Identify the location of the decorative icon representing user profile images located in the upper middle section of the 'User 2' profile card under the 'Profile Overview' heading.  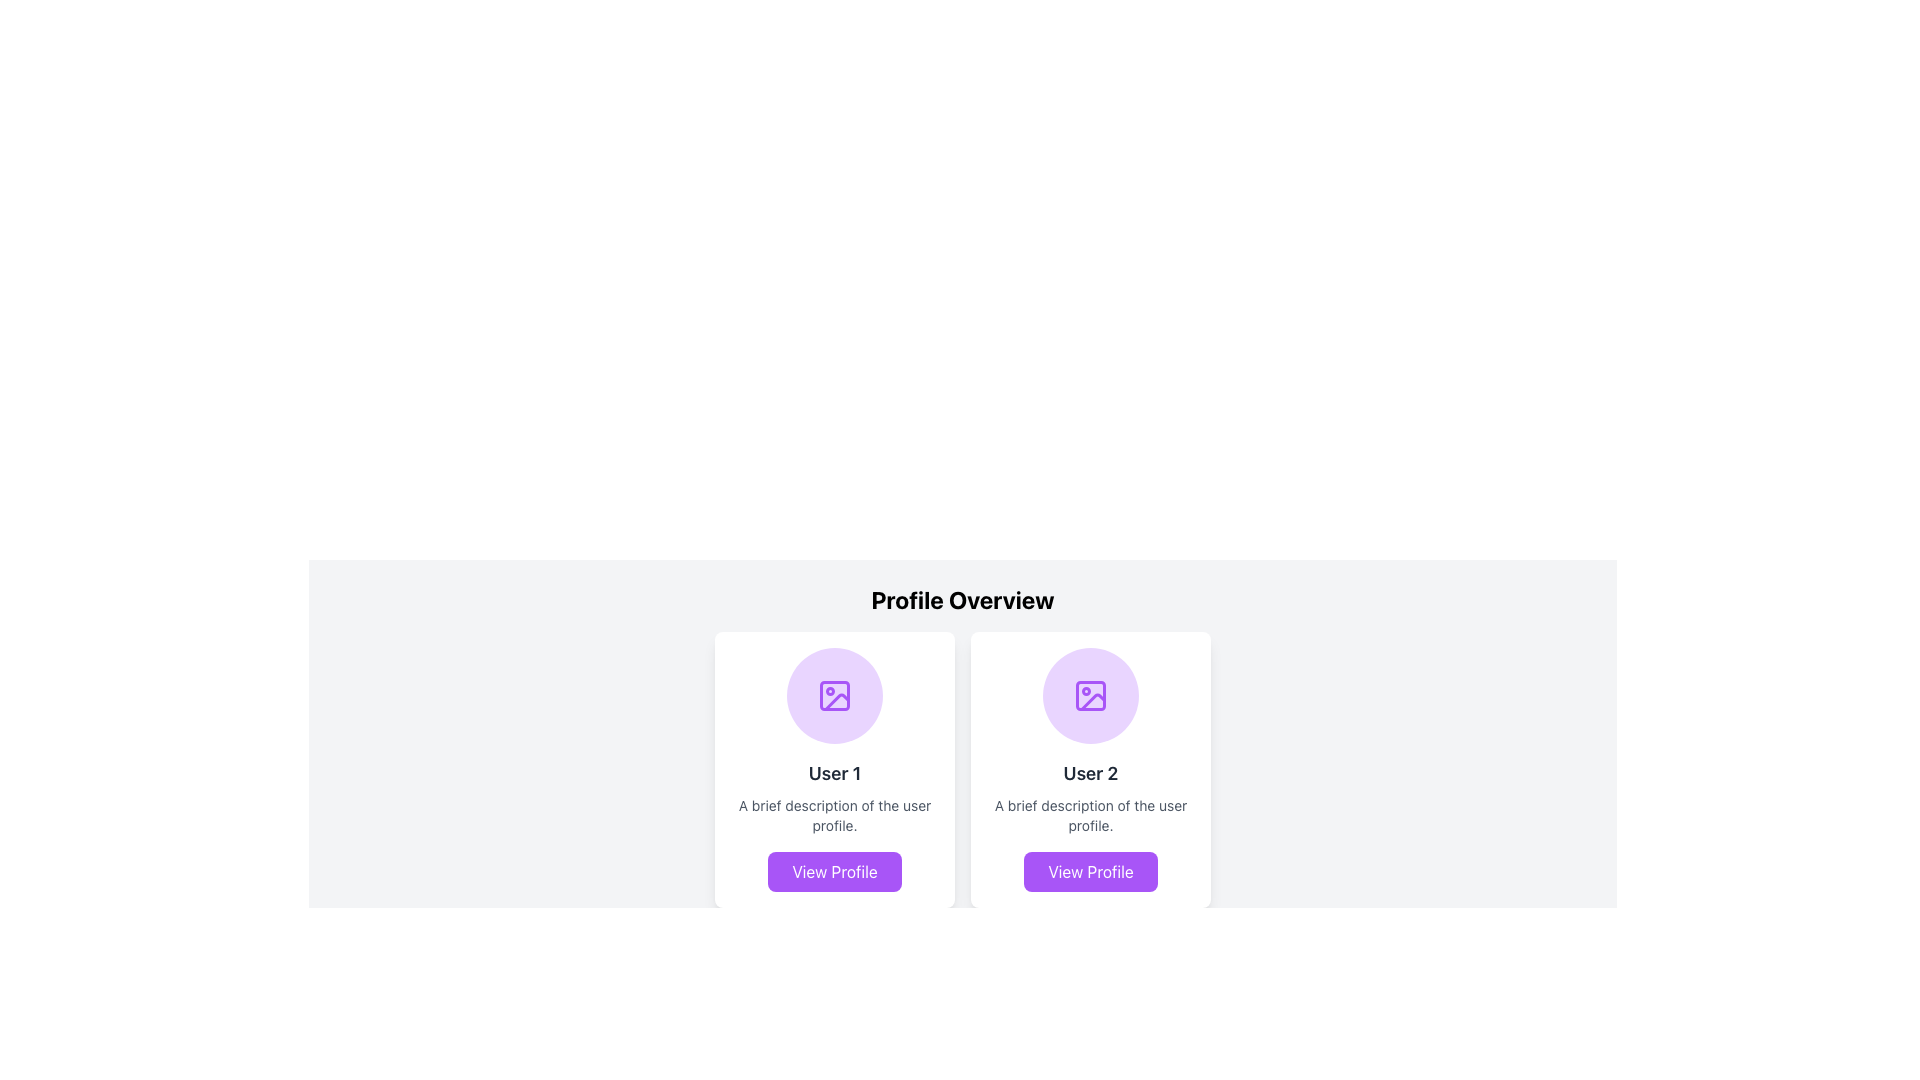
(1089, 694).